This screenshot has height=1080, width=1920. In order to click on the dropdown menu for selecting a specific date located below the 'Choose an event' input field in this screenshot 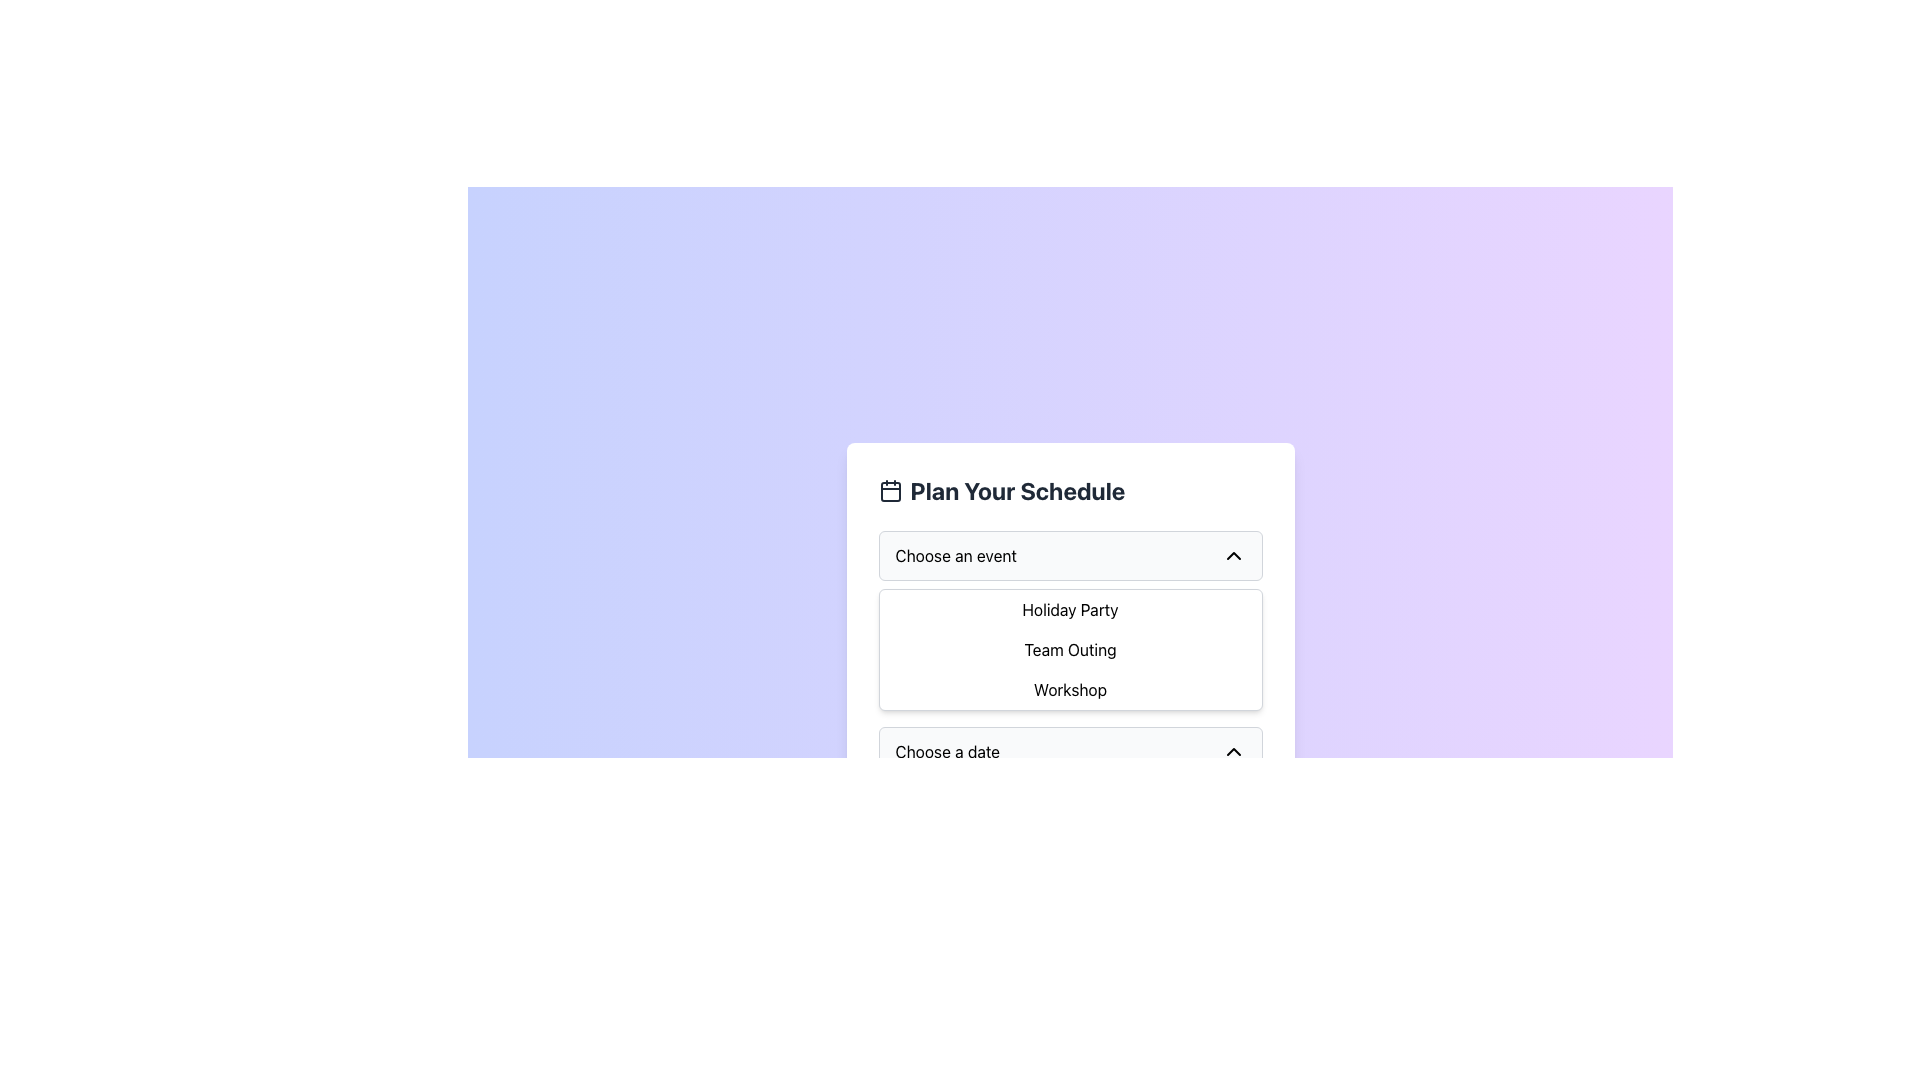, I will do `click(1069, 752)`.